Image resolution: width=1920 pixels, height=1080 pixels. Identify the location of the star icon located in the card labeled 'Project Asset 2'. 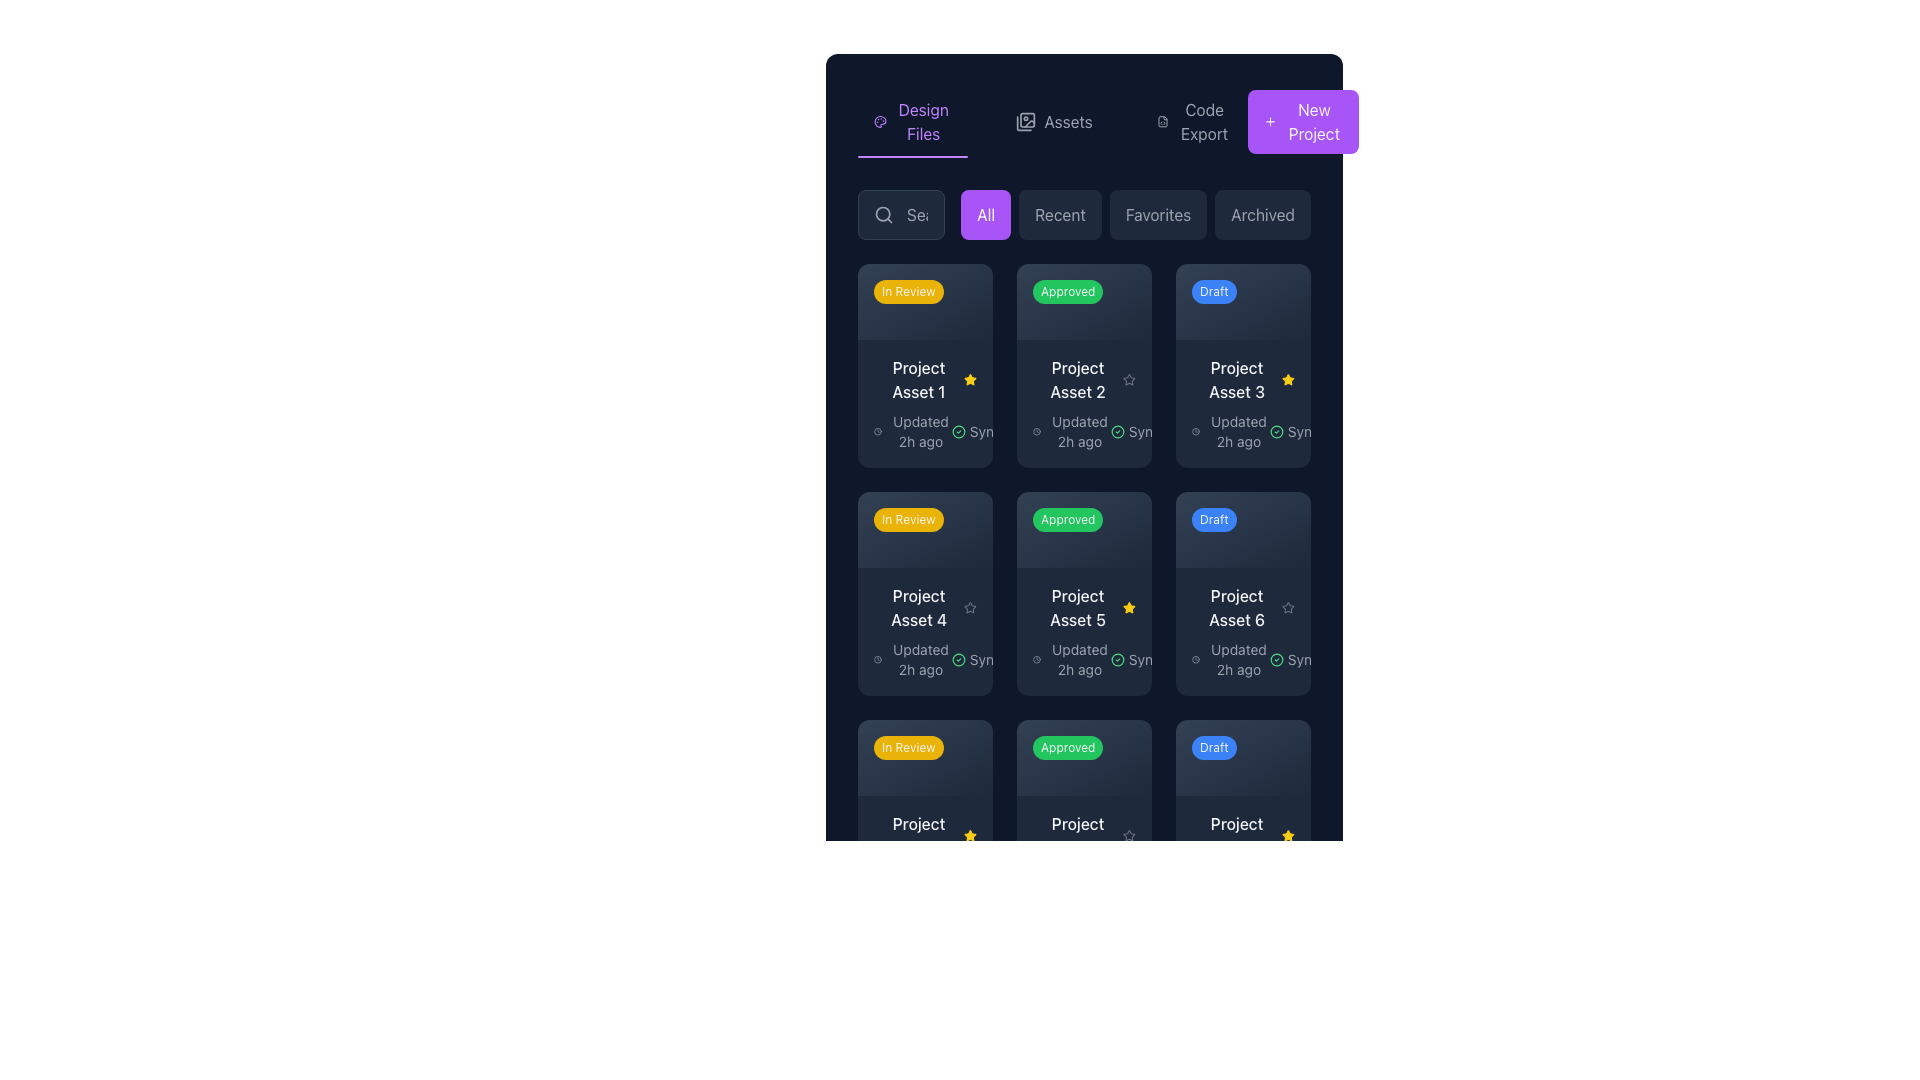
(1129, 379).